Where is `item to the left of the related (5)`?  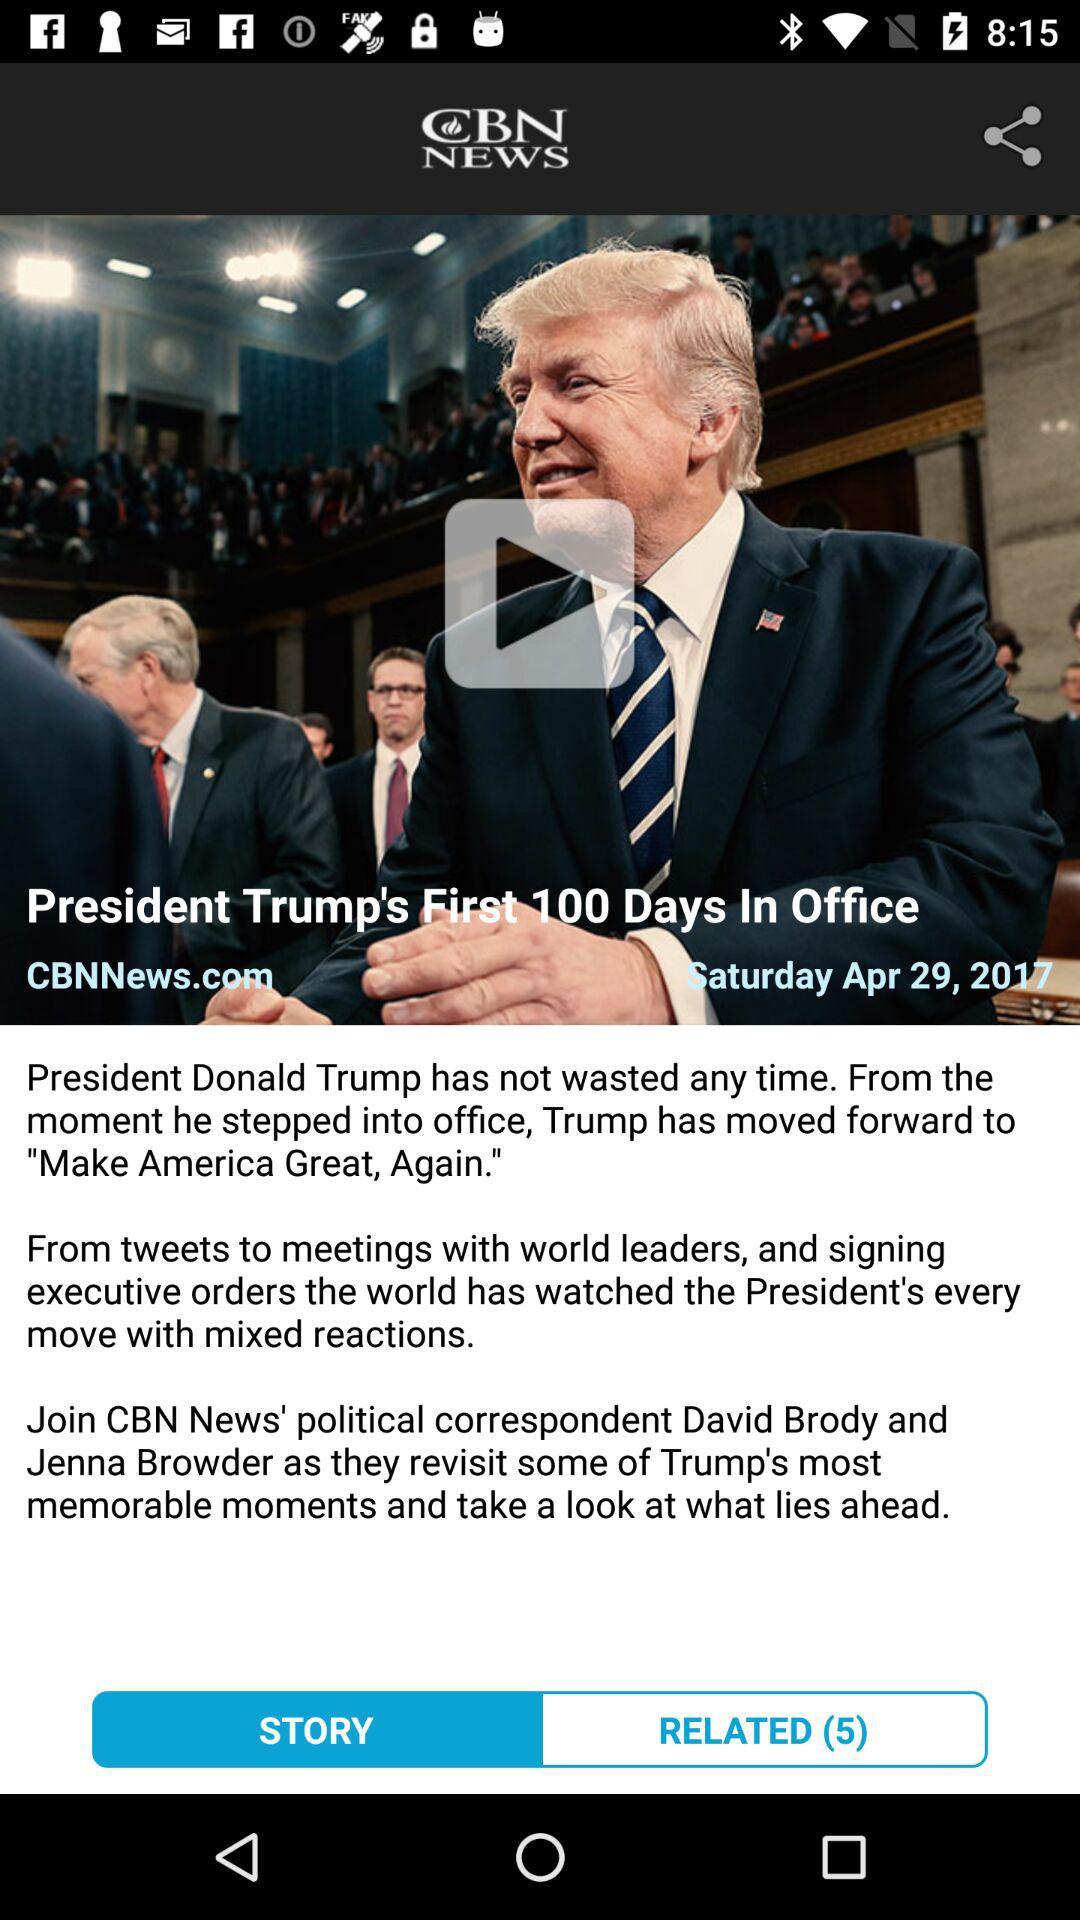 item to the left of the related (5) is located at coordinates (315, 1728).